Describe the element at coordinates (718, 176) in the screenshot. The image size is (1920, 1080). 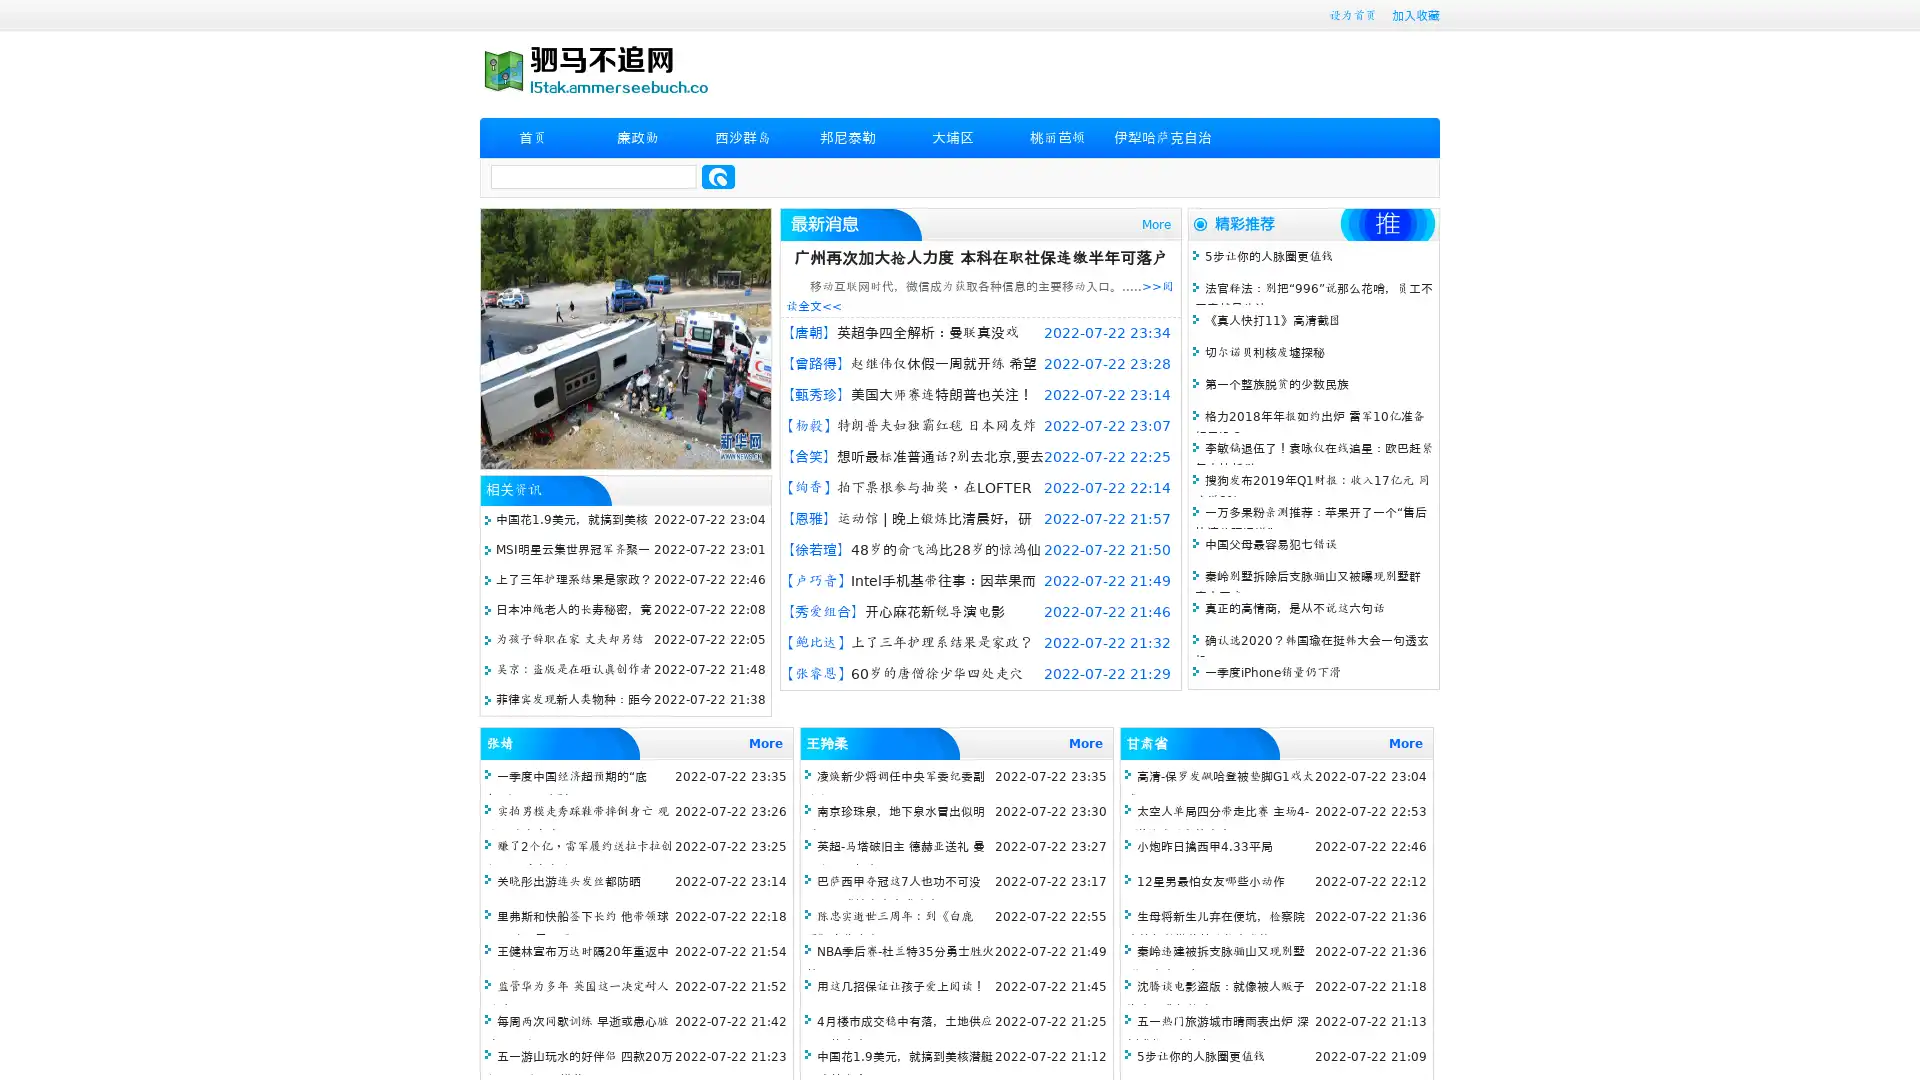
I see `Search` at that location.